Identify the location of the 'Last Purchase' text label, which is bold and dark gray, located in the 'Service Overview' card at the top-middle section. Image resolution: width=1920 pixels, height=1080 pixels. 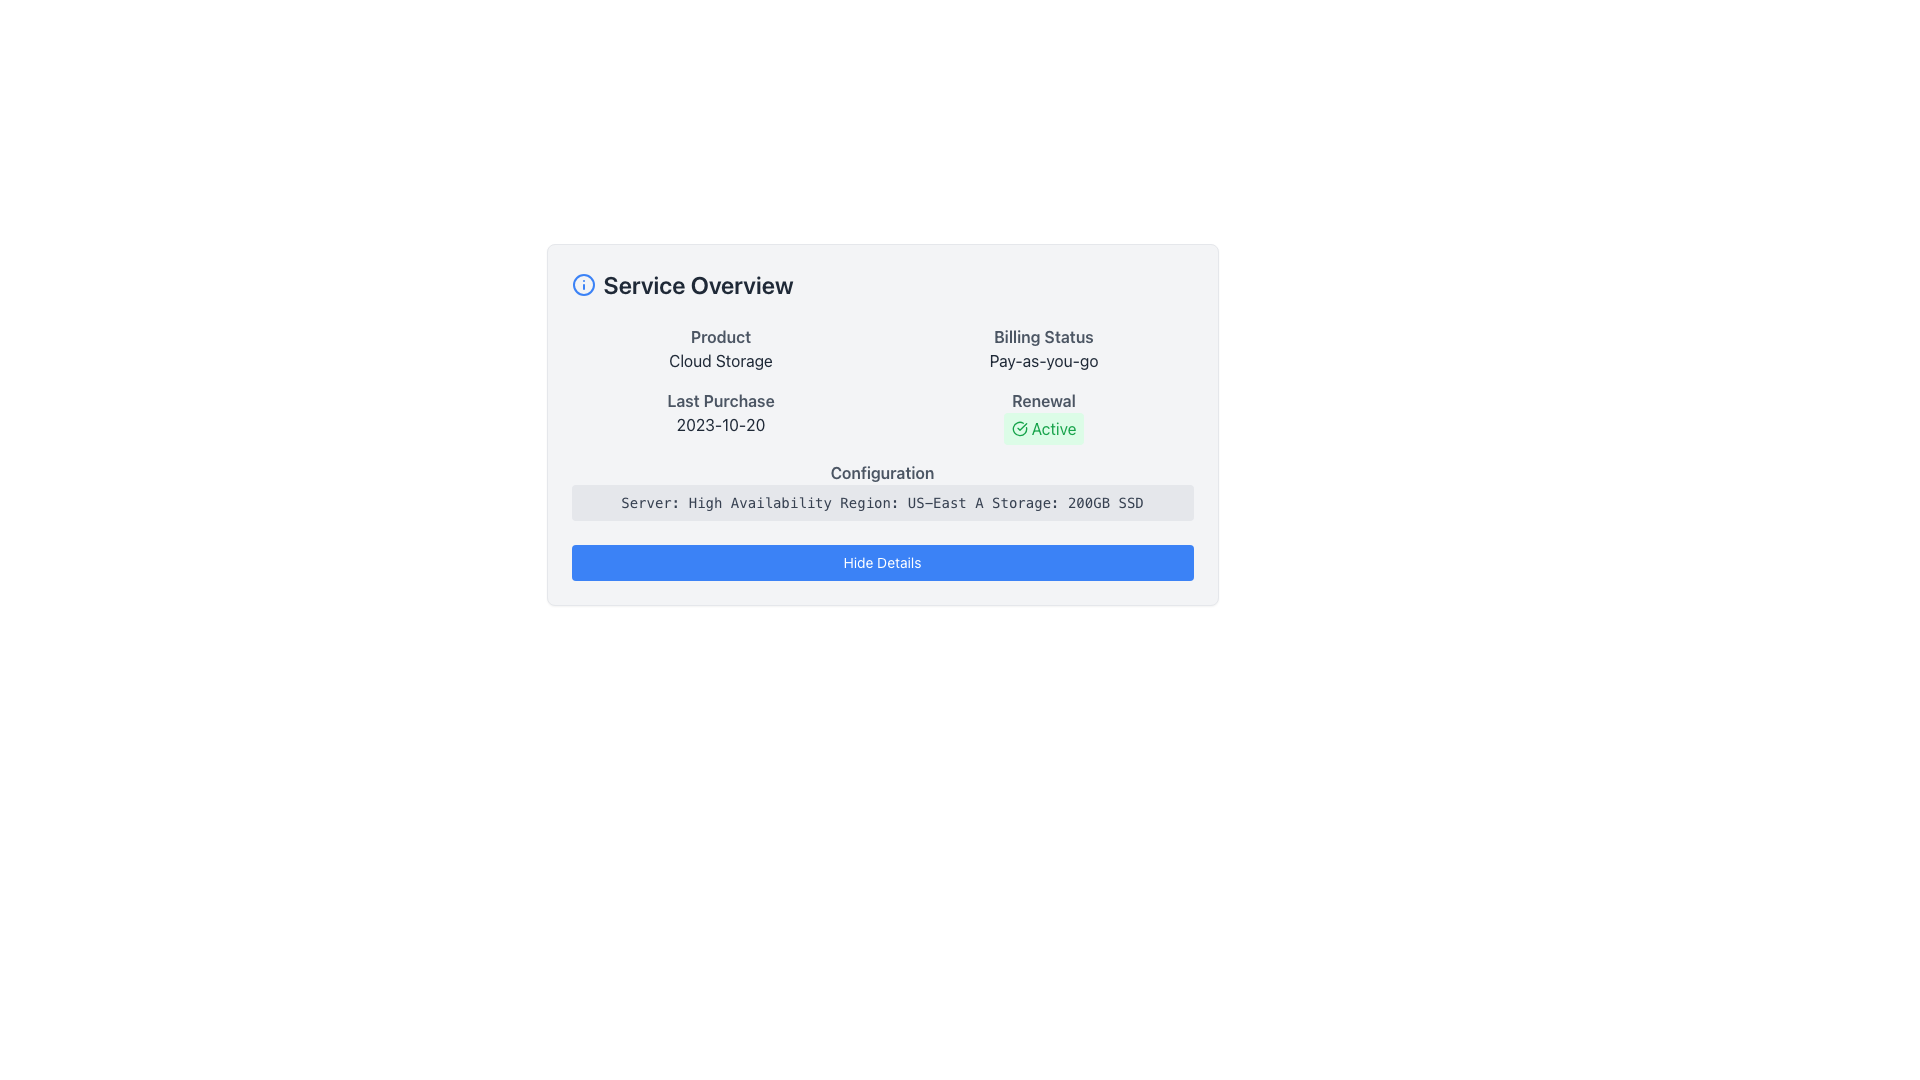
(720, 401).